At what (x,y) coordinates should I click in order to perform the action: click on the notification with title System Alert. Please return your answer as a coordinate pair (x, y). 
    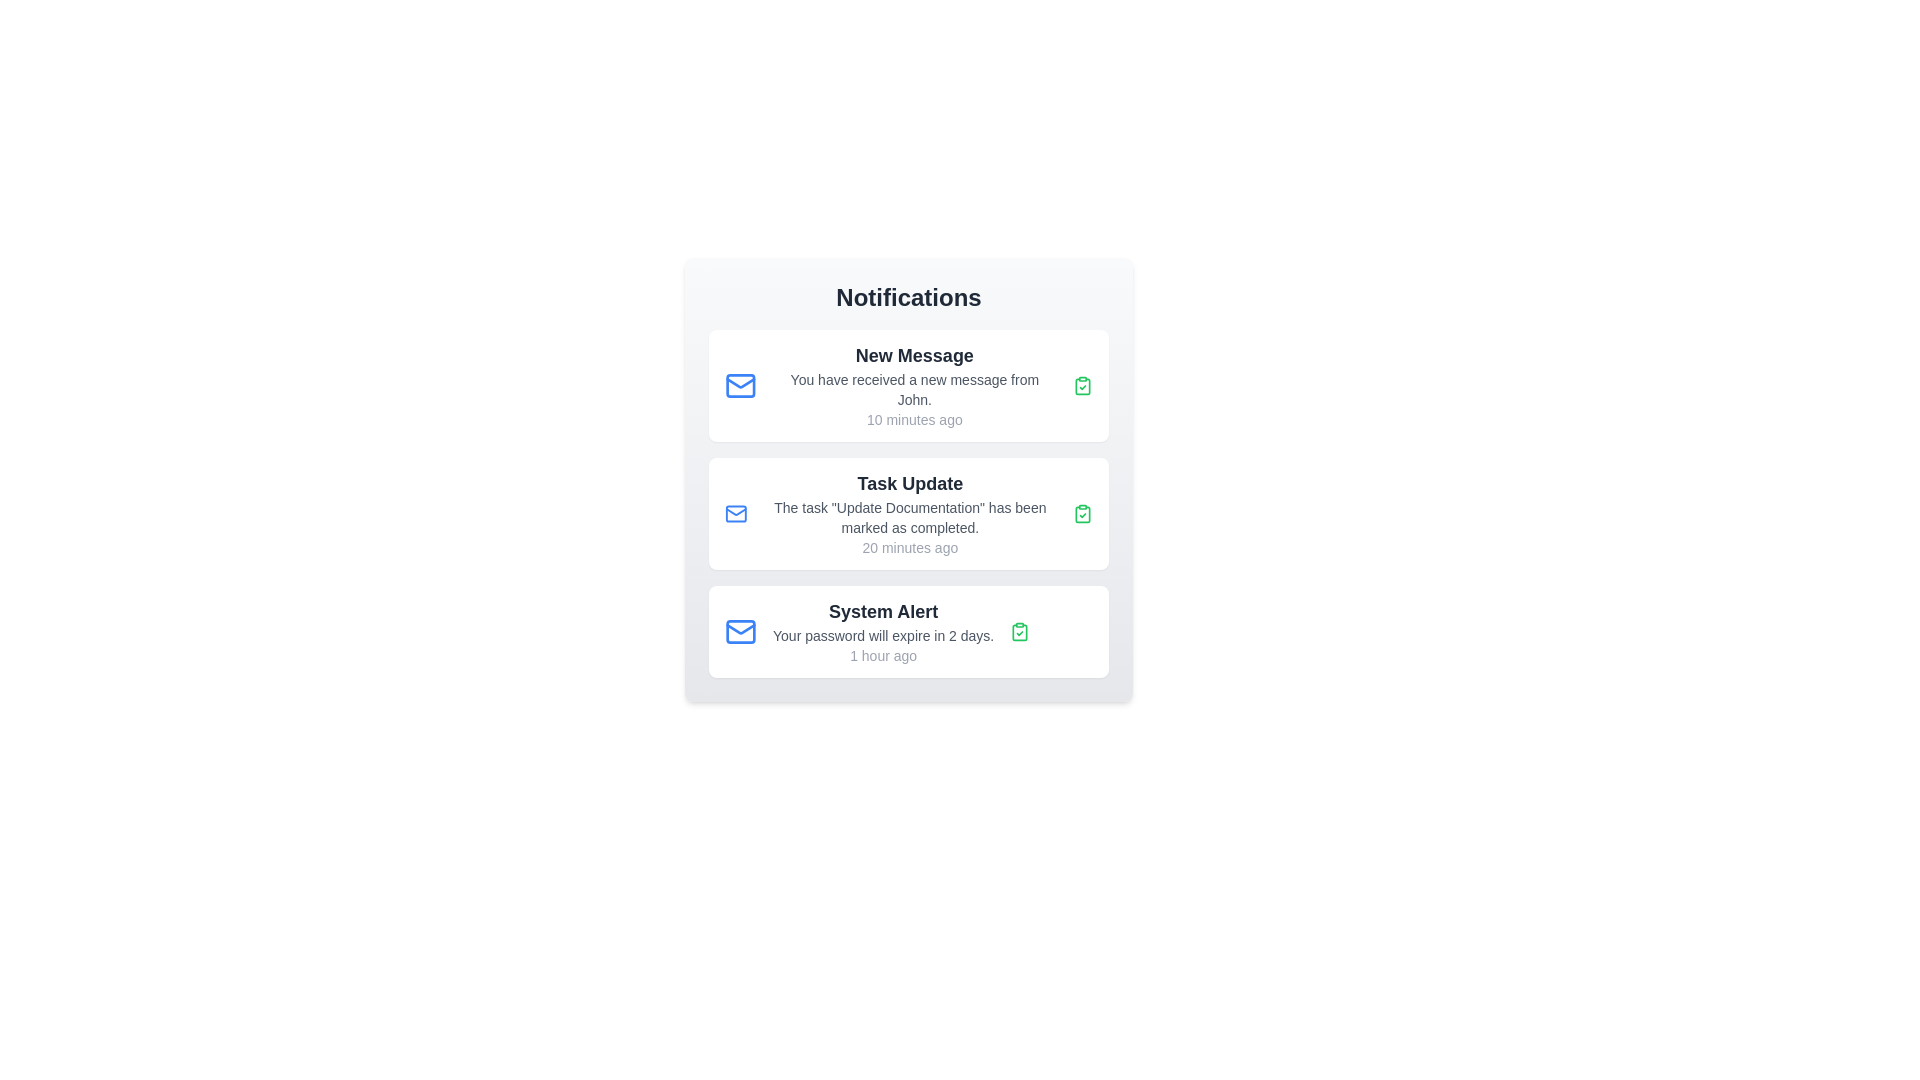
    Looking at the image, I should click on (907, 632).